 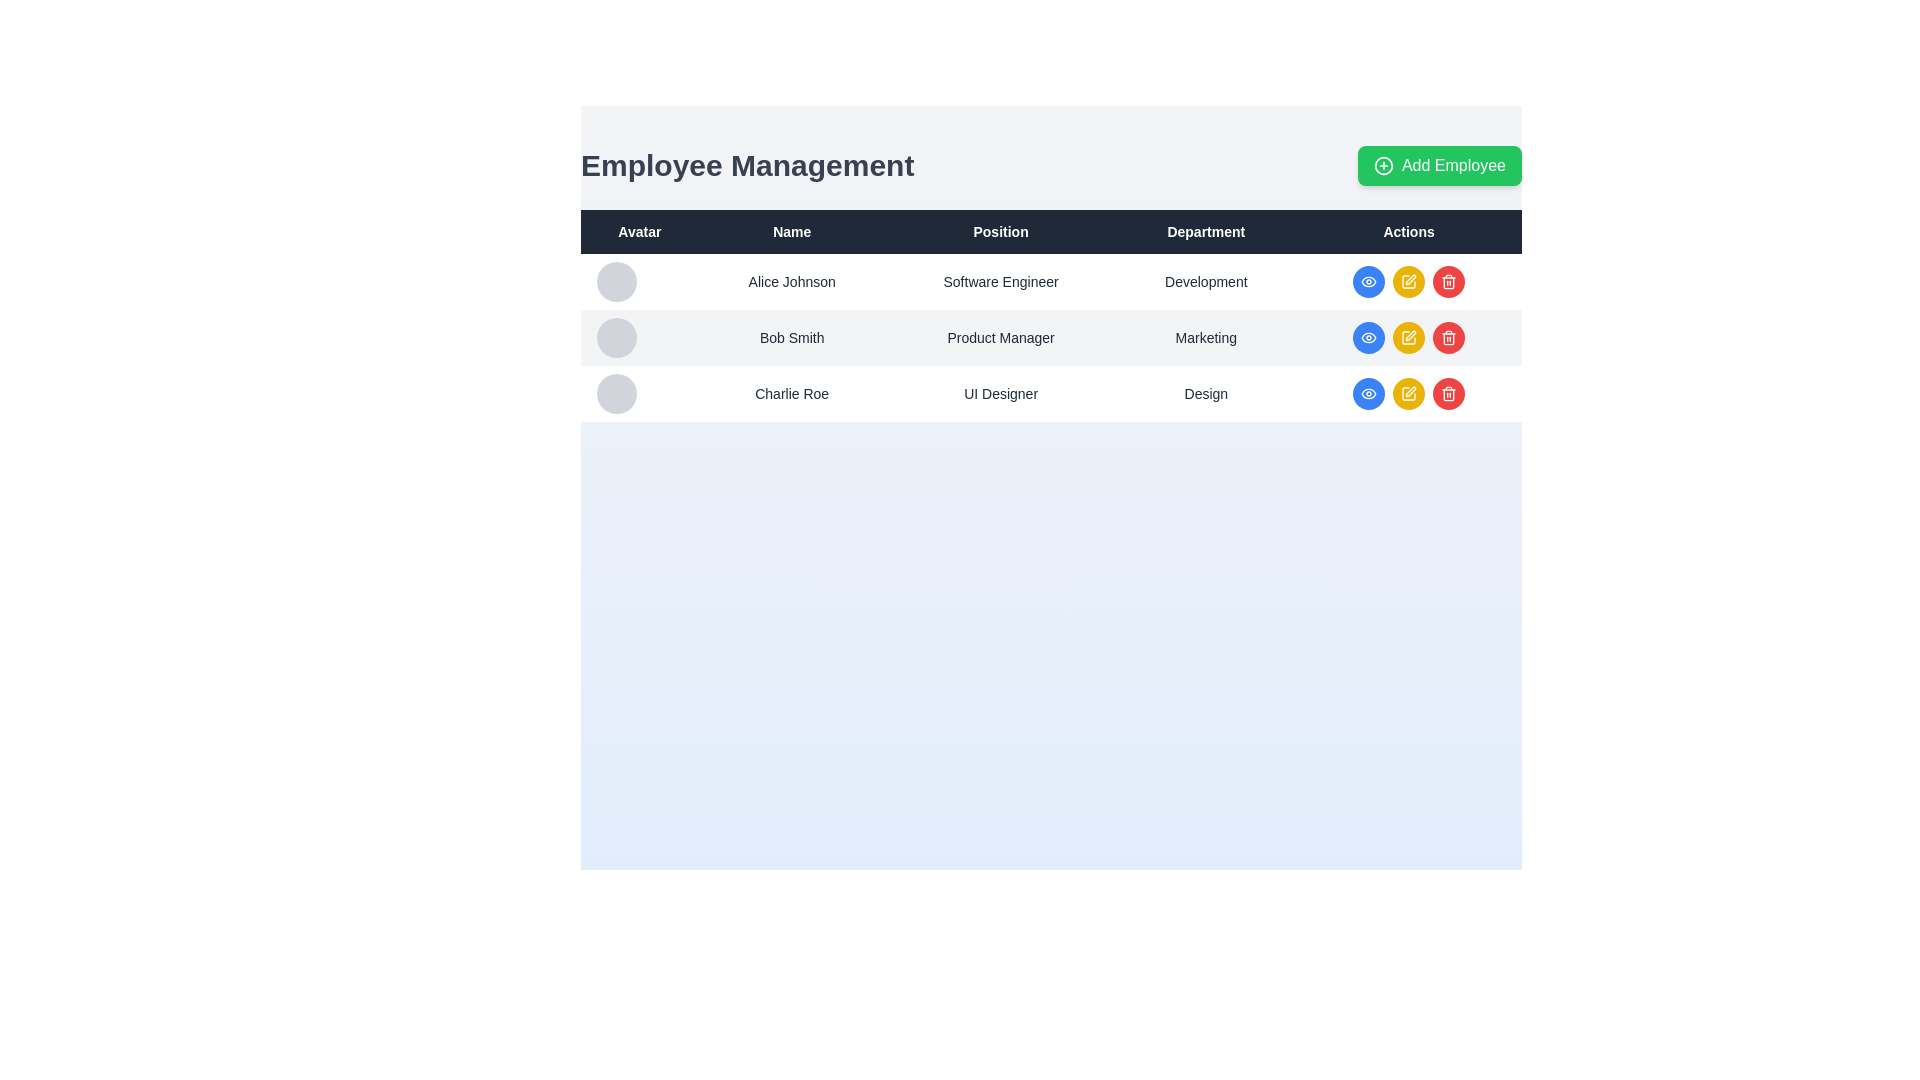 What do you see at coordinates (1449, 281) in the screenshot?
I see `the trash icon button, which is styled with red color and located on the rightmost side of a table row in the 'Actions' column, to observe any hover effects` at bounding box center [1449, 281].